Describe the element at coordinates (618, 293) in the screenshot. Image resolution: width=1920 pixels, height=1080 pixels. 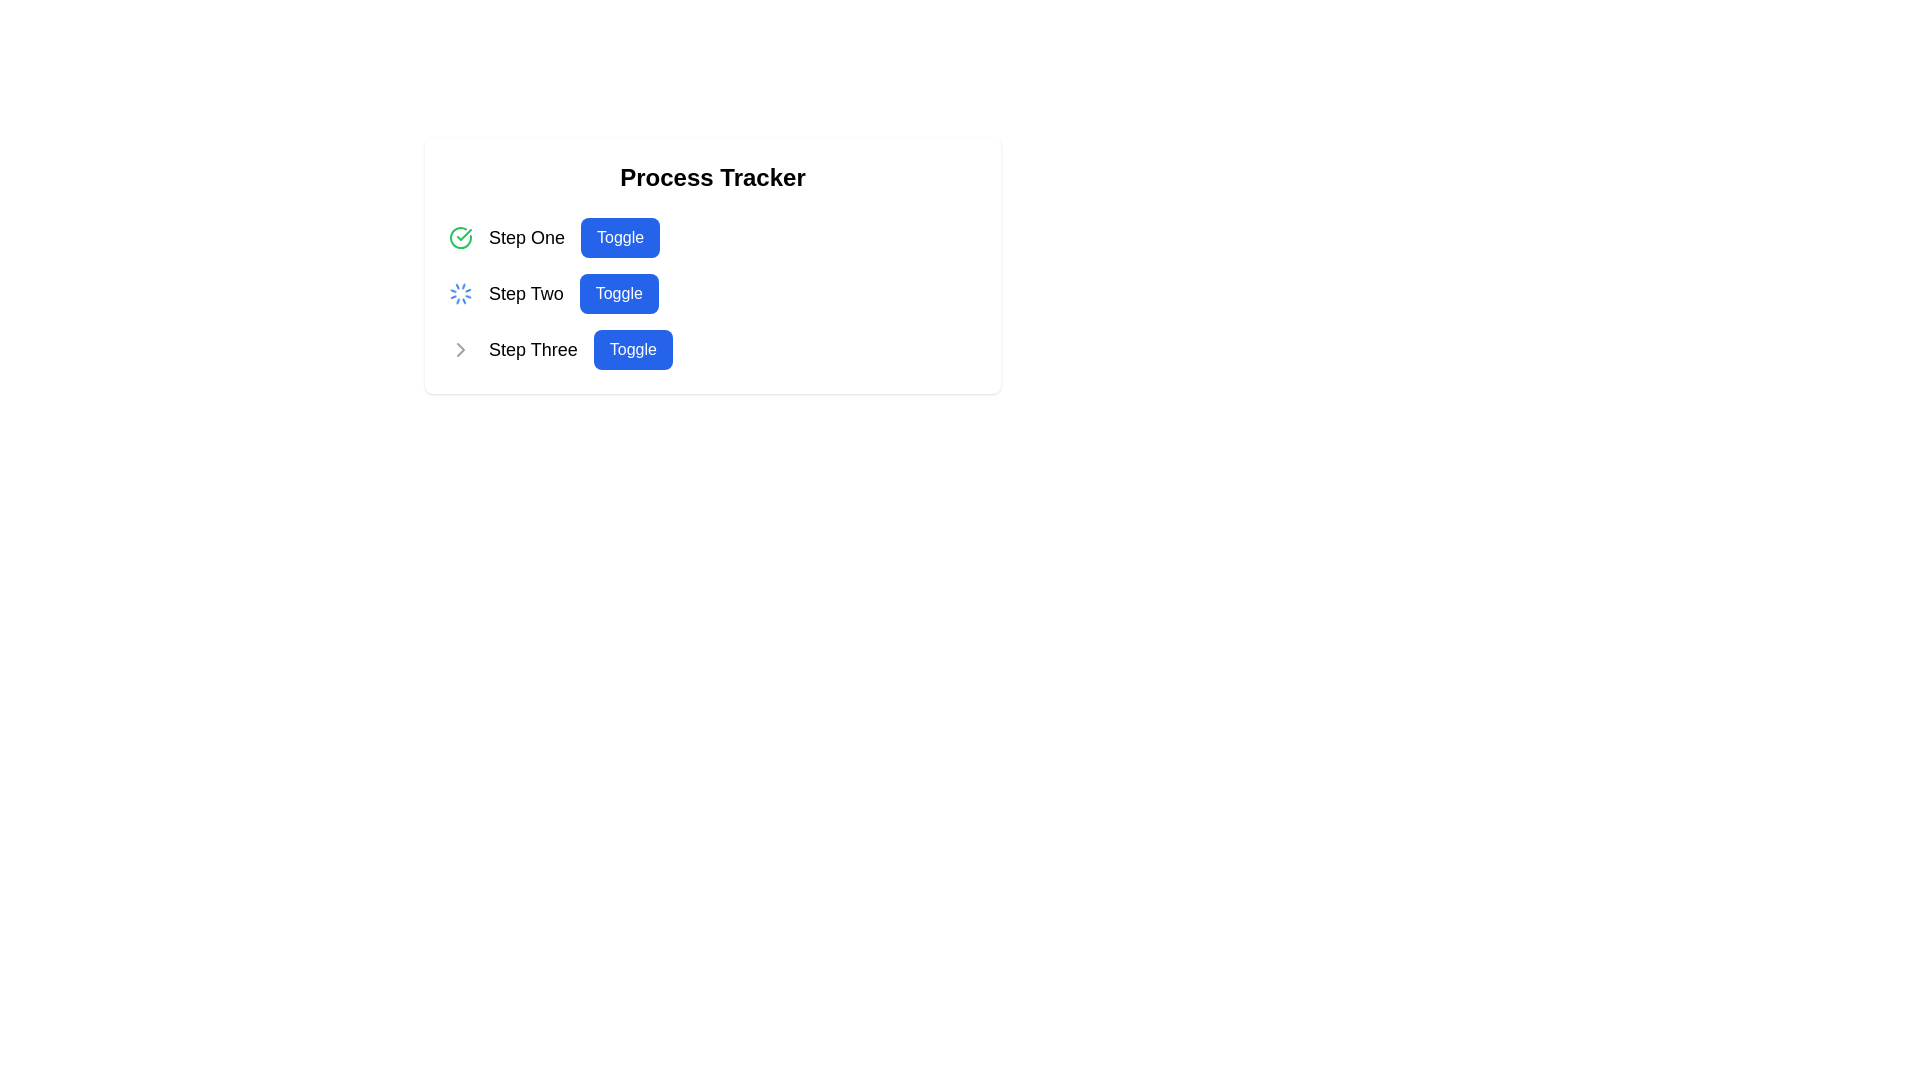
I see `the rectangular blue button labeled 'Toggle' with white text` at that location.